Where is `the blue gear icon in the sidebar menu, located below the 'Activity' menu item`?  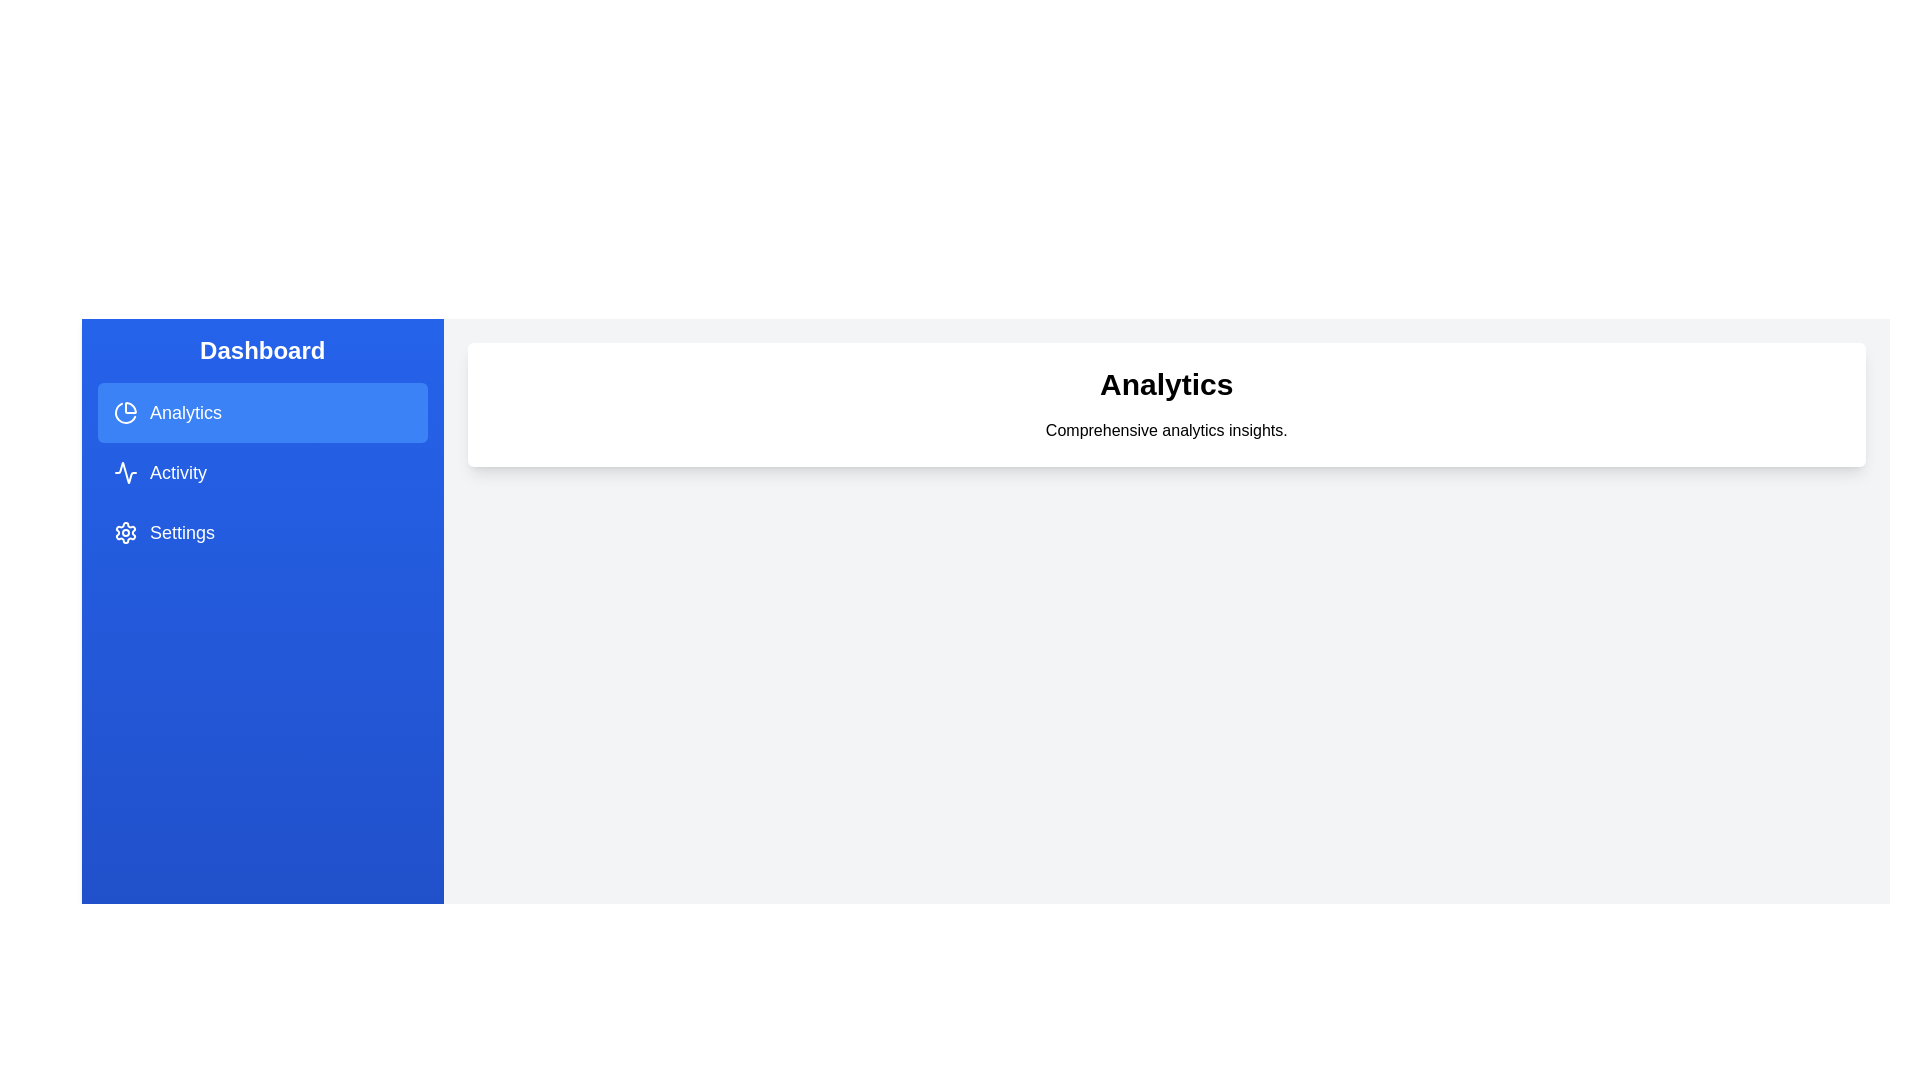
the blue gear icon in the sidebar menu, located below the 'Activity' menu item is located at coordinates (124, 531).